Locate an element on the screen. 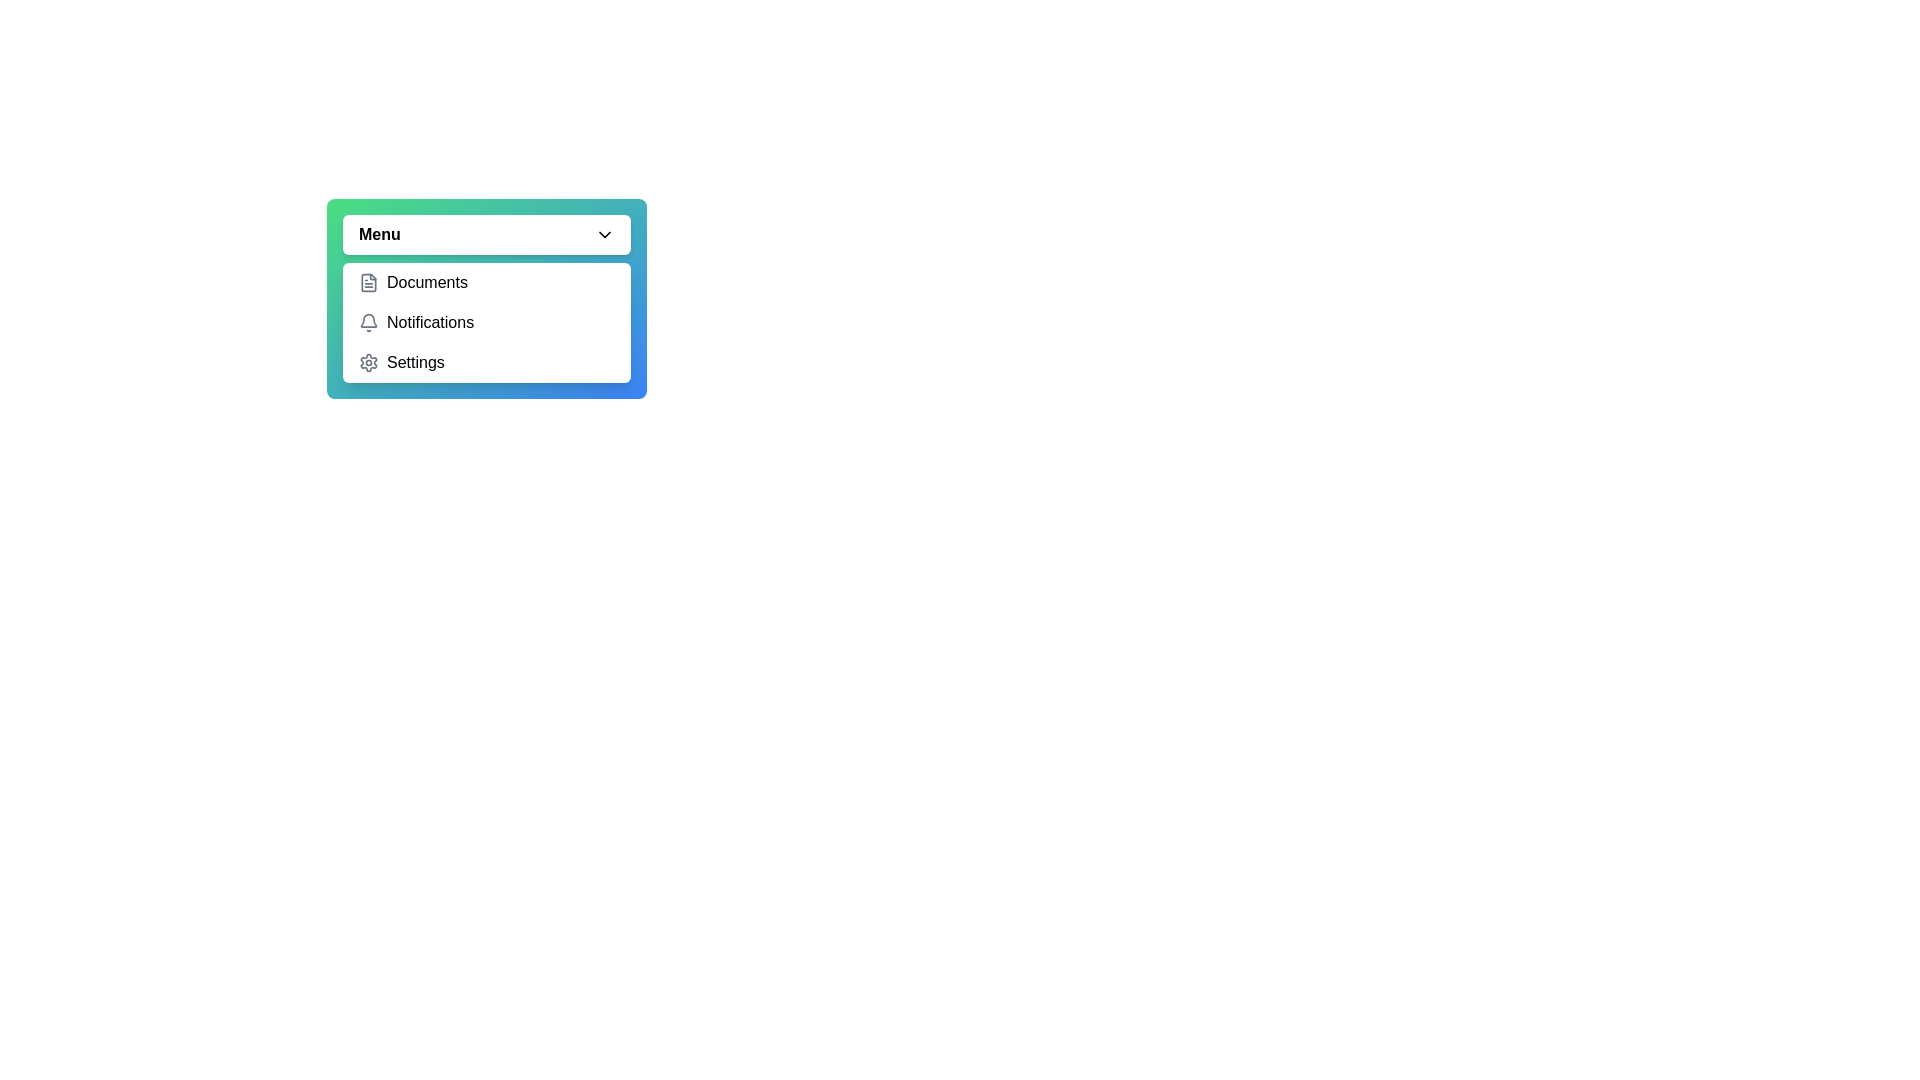  the gray gear icon representing settings functionality located to the left of the 'Settings' text in the dropdown menu to possibly see a tooltip is located at coordinates (369, 362).